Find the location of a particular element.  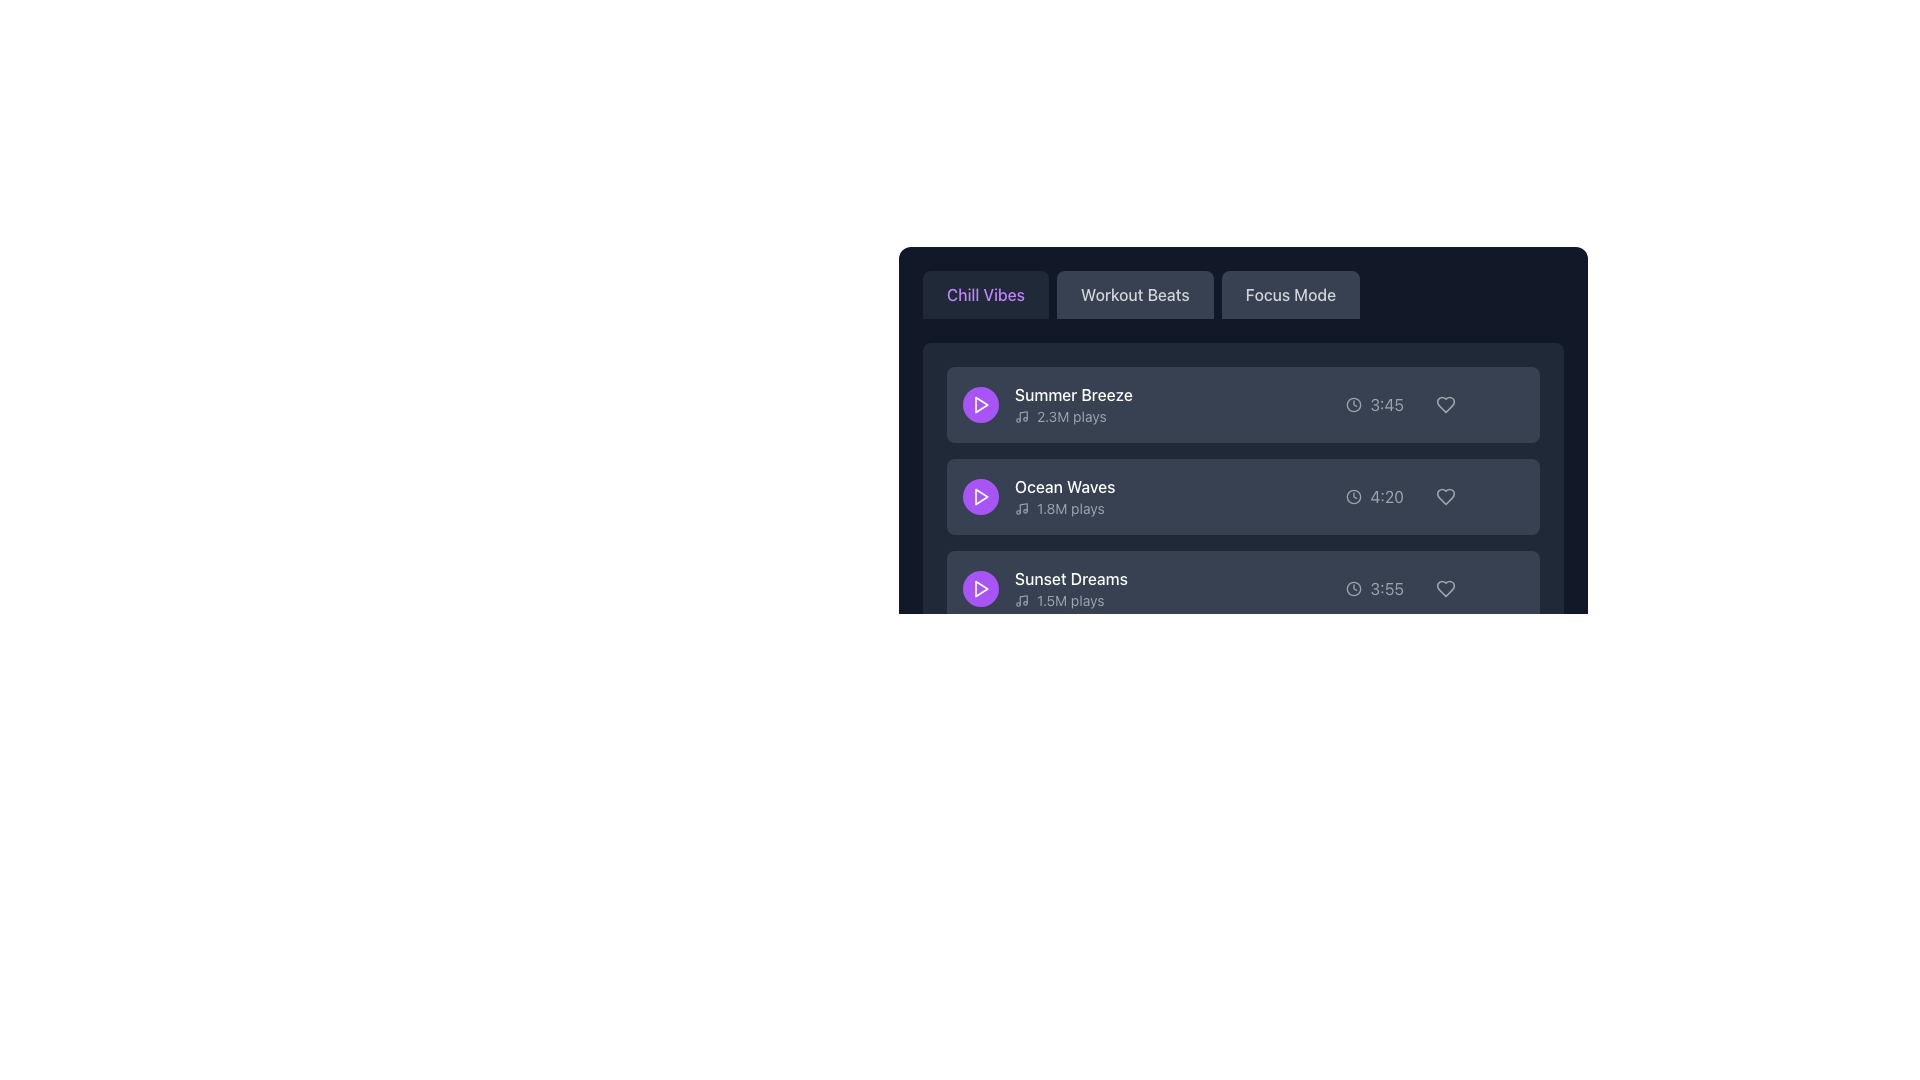

the Label displaying 'Ocean Waves 1.8M plays', which is the second item in the list, positioned below 'Summer Breeze' and above 'Sunset Dreams', located to the right of a purple circular play button is located at coordinates (1064, 496).